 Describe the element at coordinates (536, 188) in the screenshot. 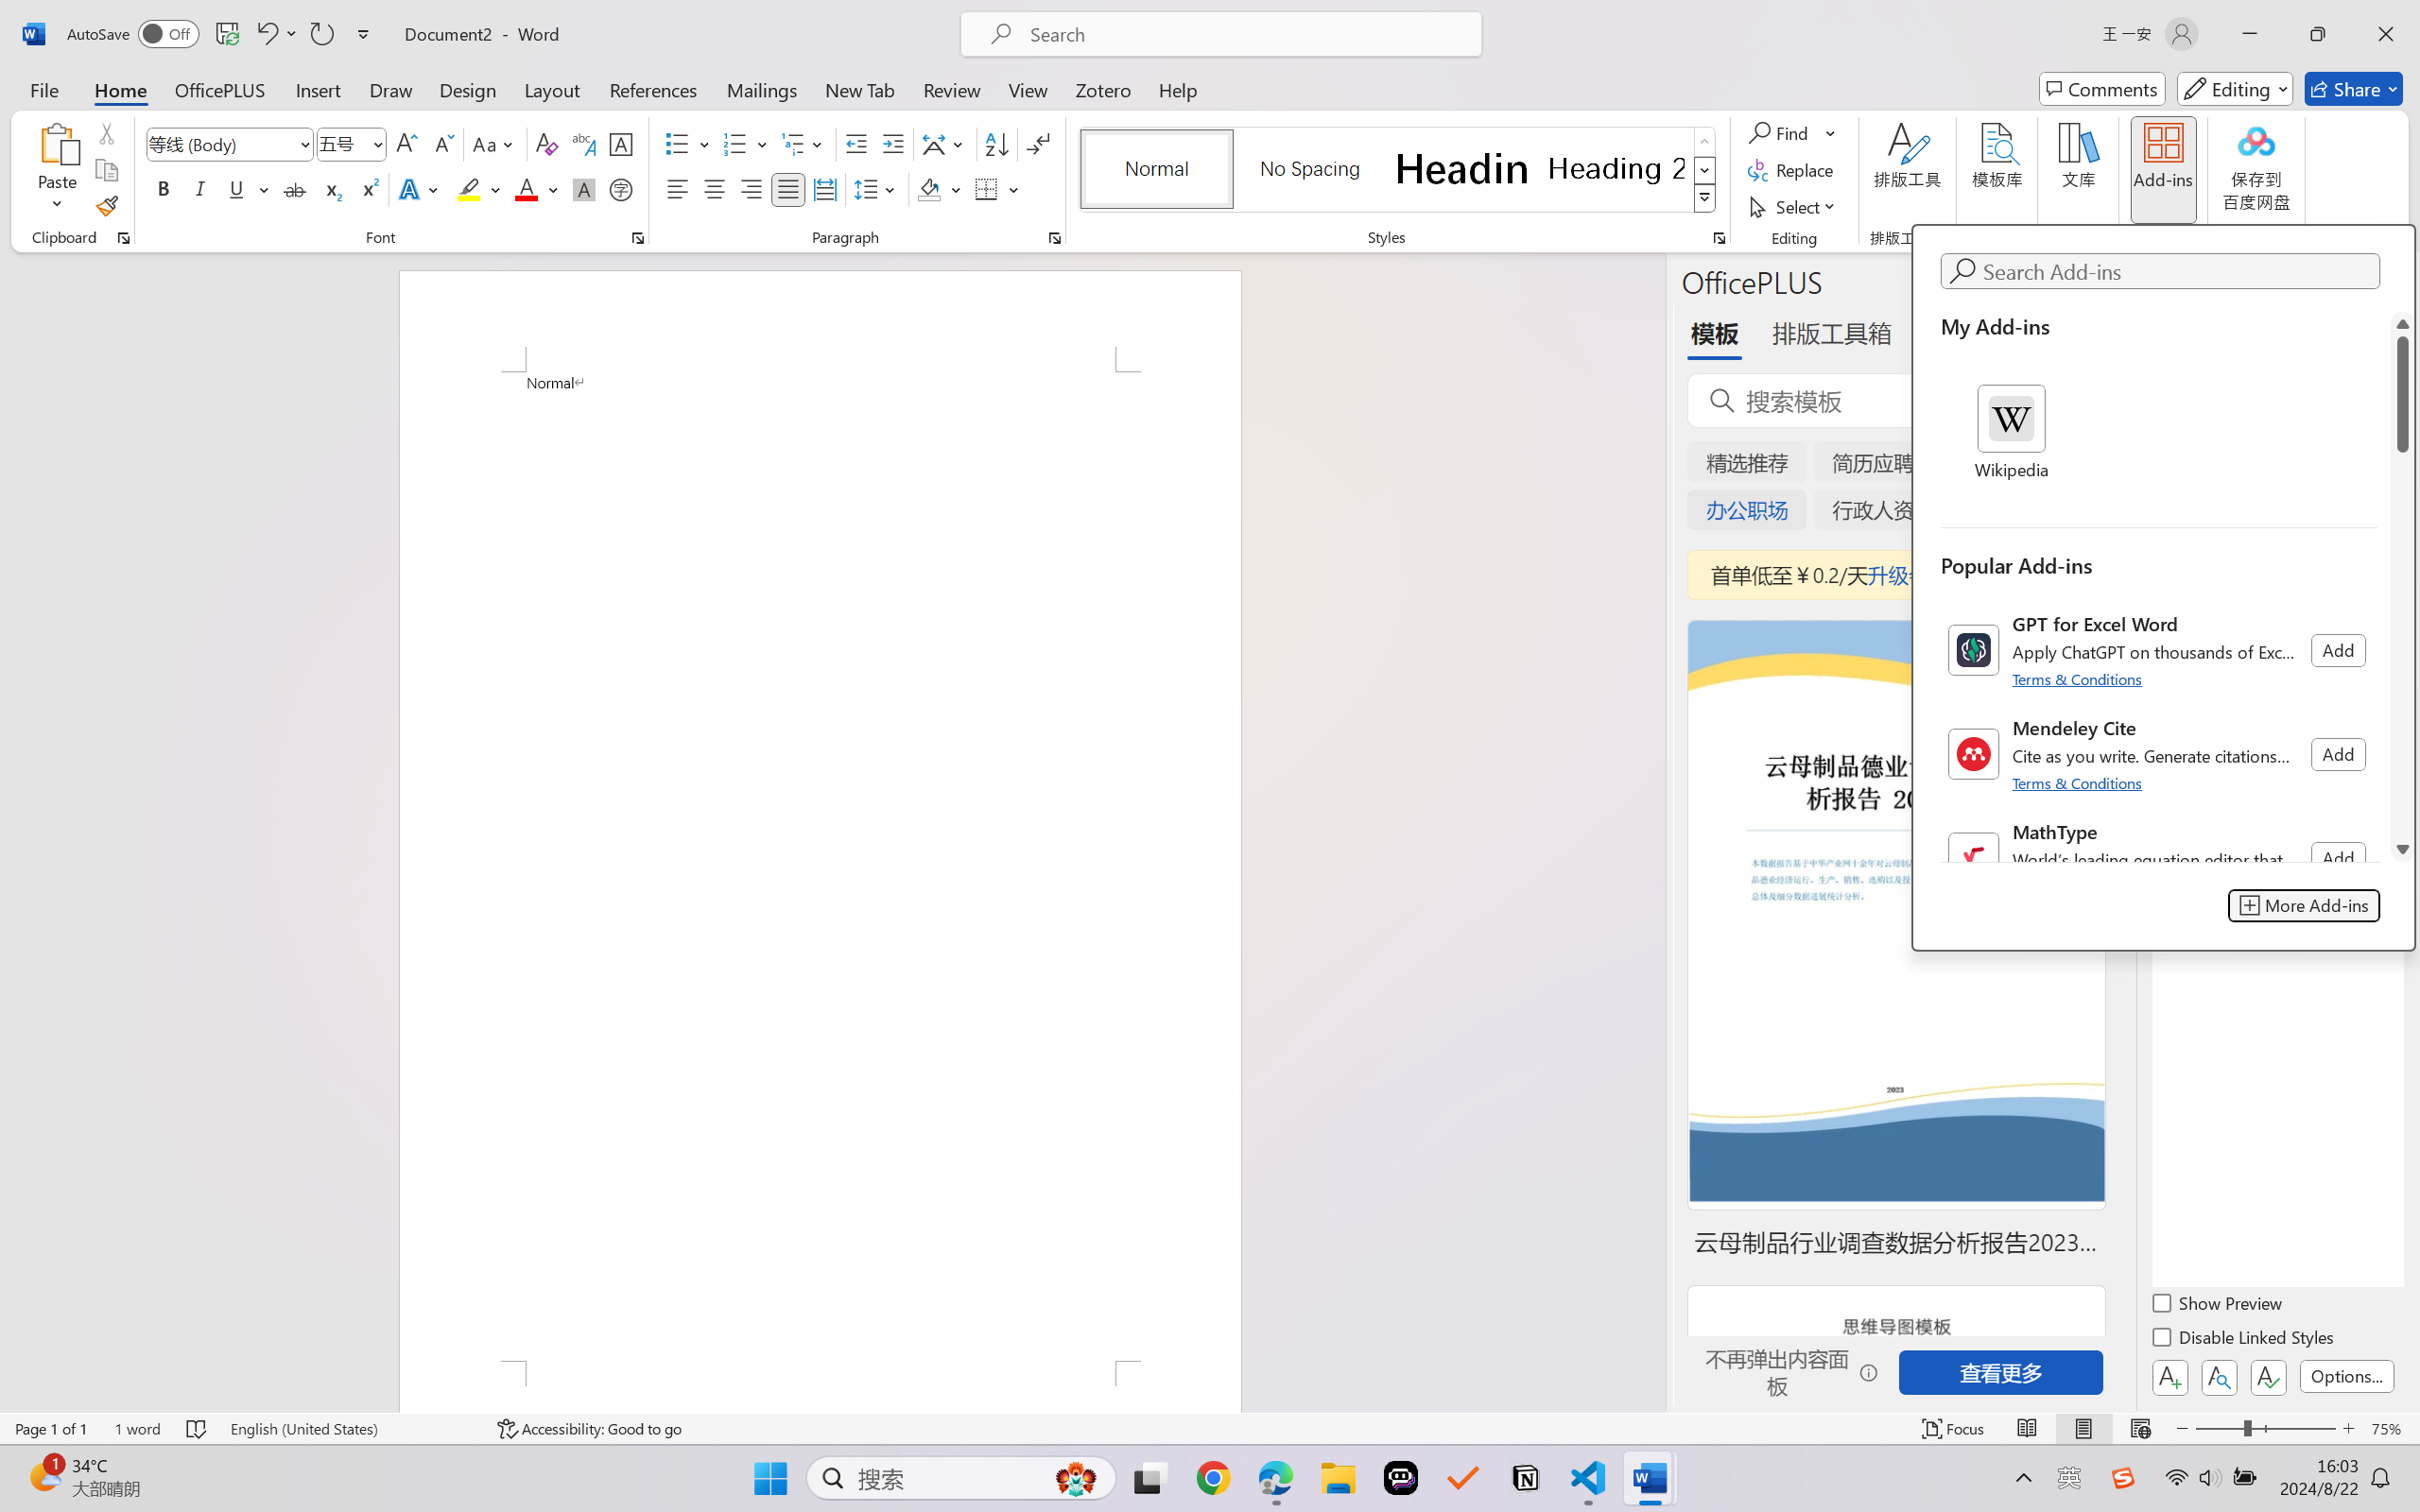

I see `'Font Color'` at that location.